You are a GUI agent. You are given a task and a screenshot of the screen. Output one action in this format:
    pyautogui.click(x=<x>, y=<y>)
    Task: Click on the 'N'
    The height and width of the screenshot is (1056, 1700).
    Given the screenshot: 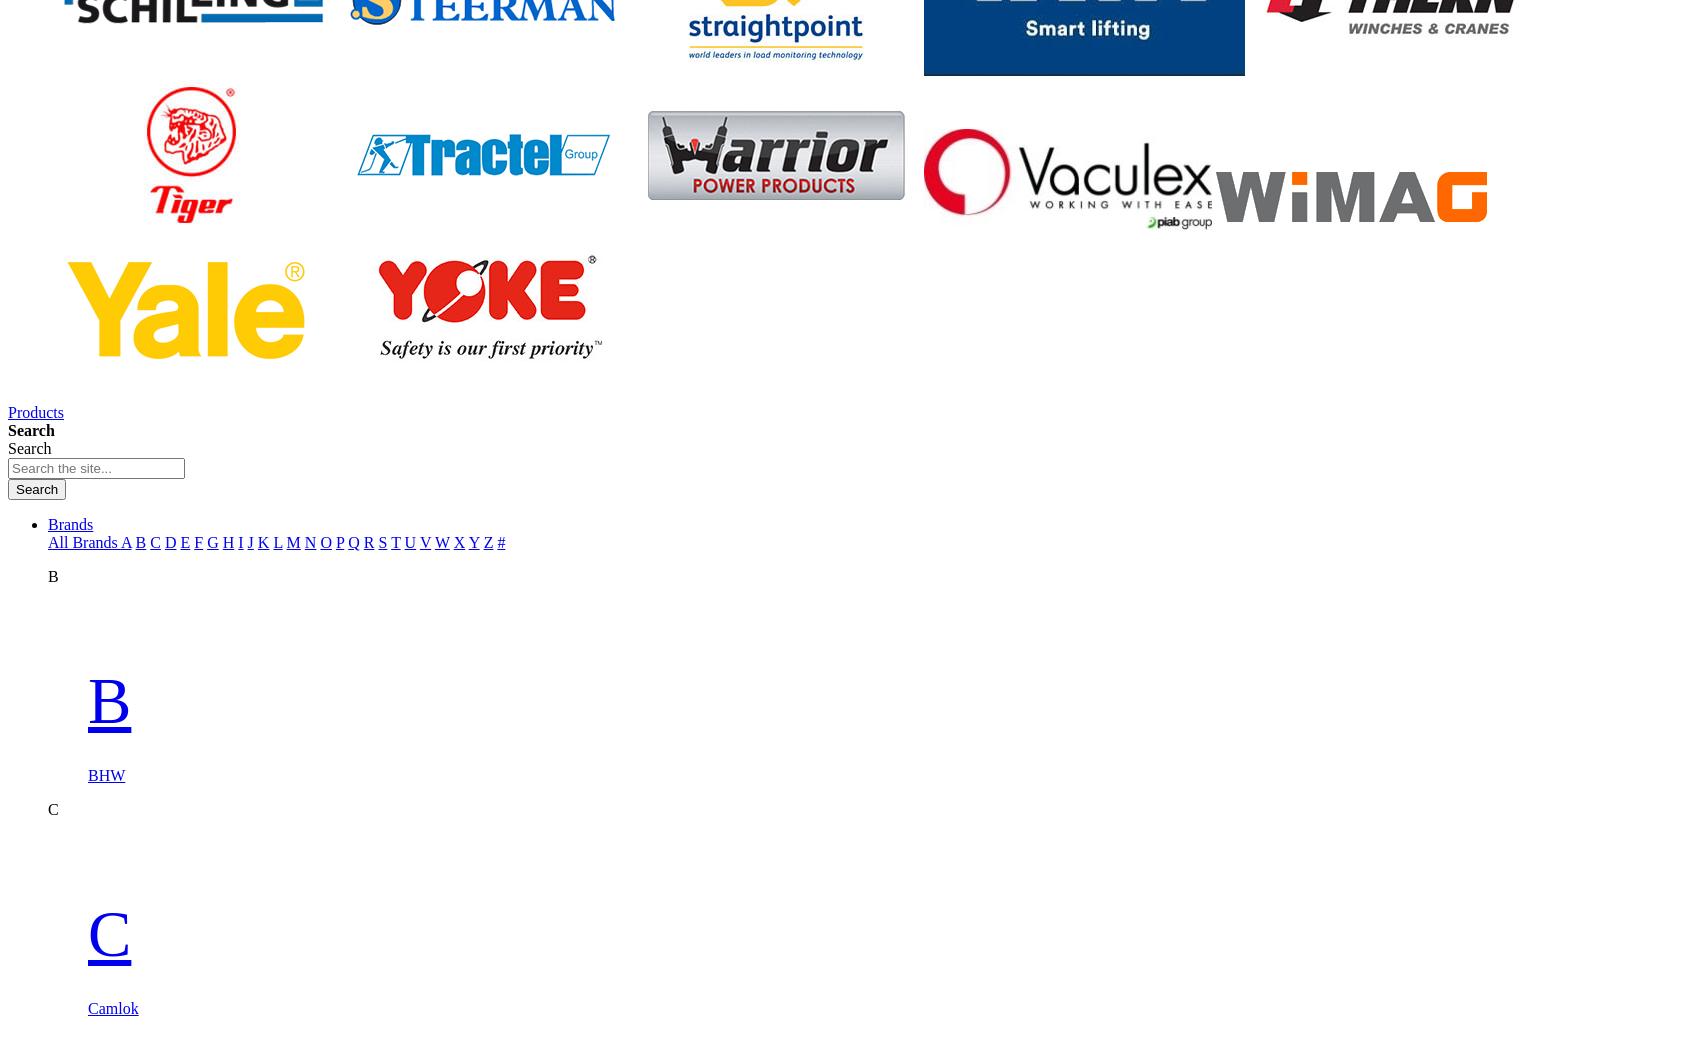 What is the action you would take?
    pyautogui.click(x=303, y=541)
    